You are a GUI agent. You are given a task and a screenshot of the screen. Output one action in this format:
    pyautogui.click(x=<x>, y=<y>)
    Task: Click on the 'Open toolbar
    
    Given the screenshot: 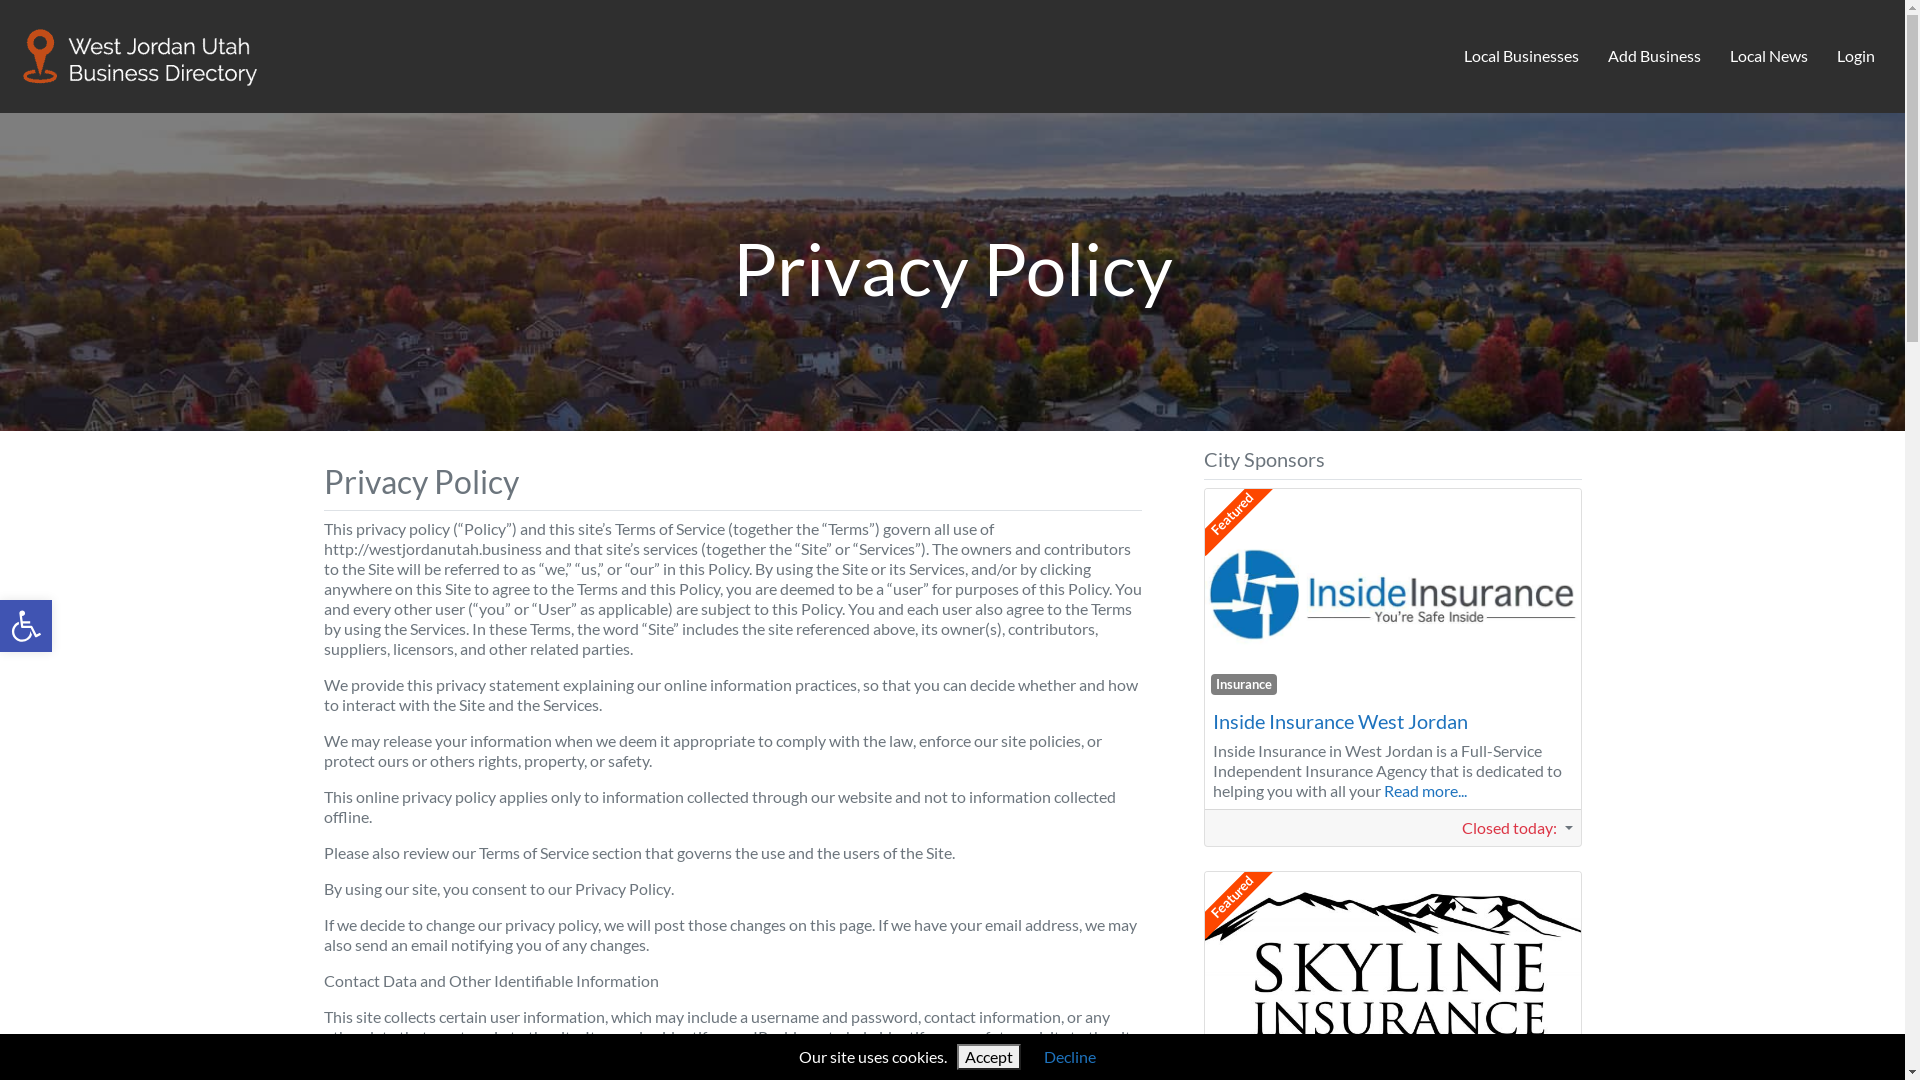 What is the action you would take?
    pyautogui.click(x=25, y=624)
    